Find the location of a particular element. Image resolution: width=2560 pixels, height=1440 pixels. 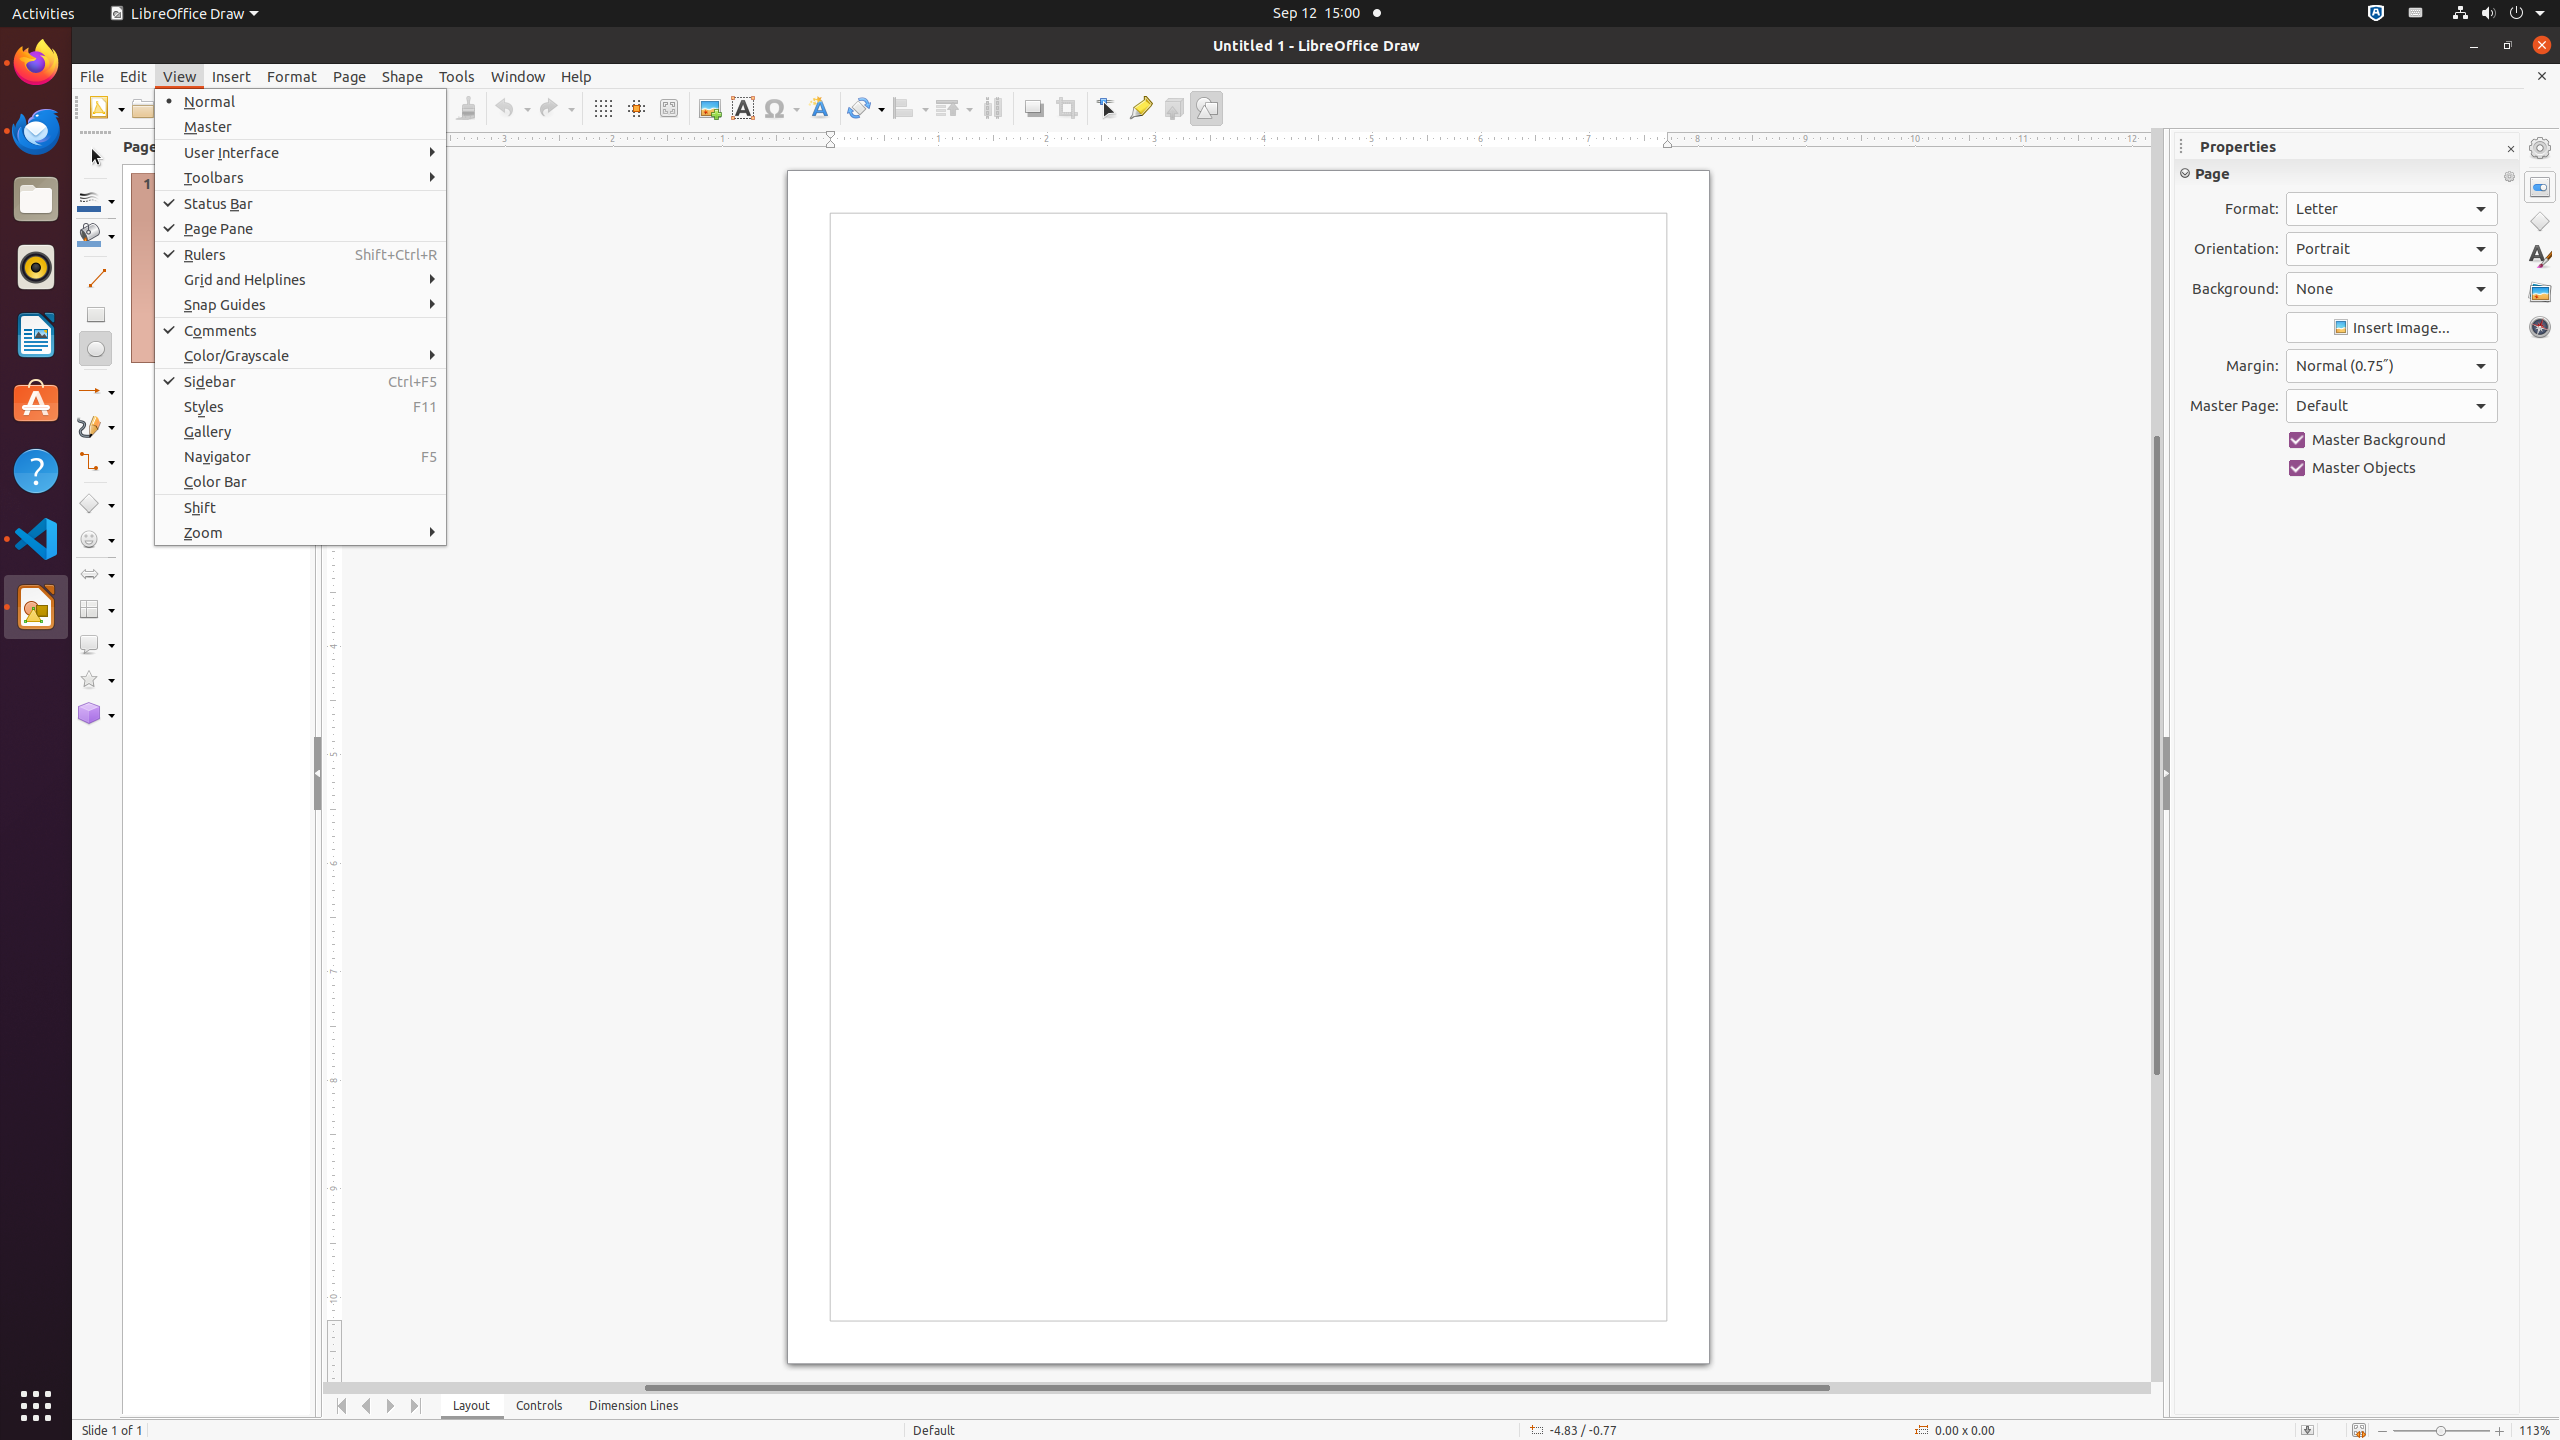

':1.72/StatusNotifierItem' is located at coordinates (2374, 12).